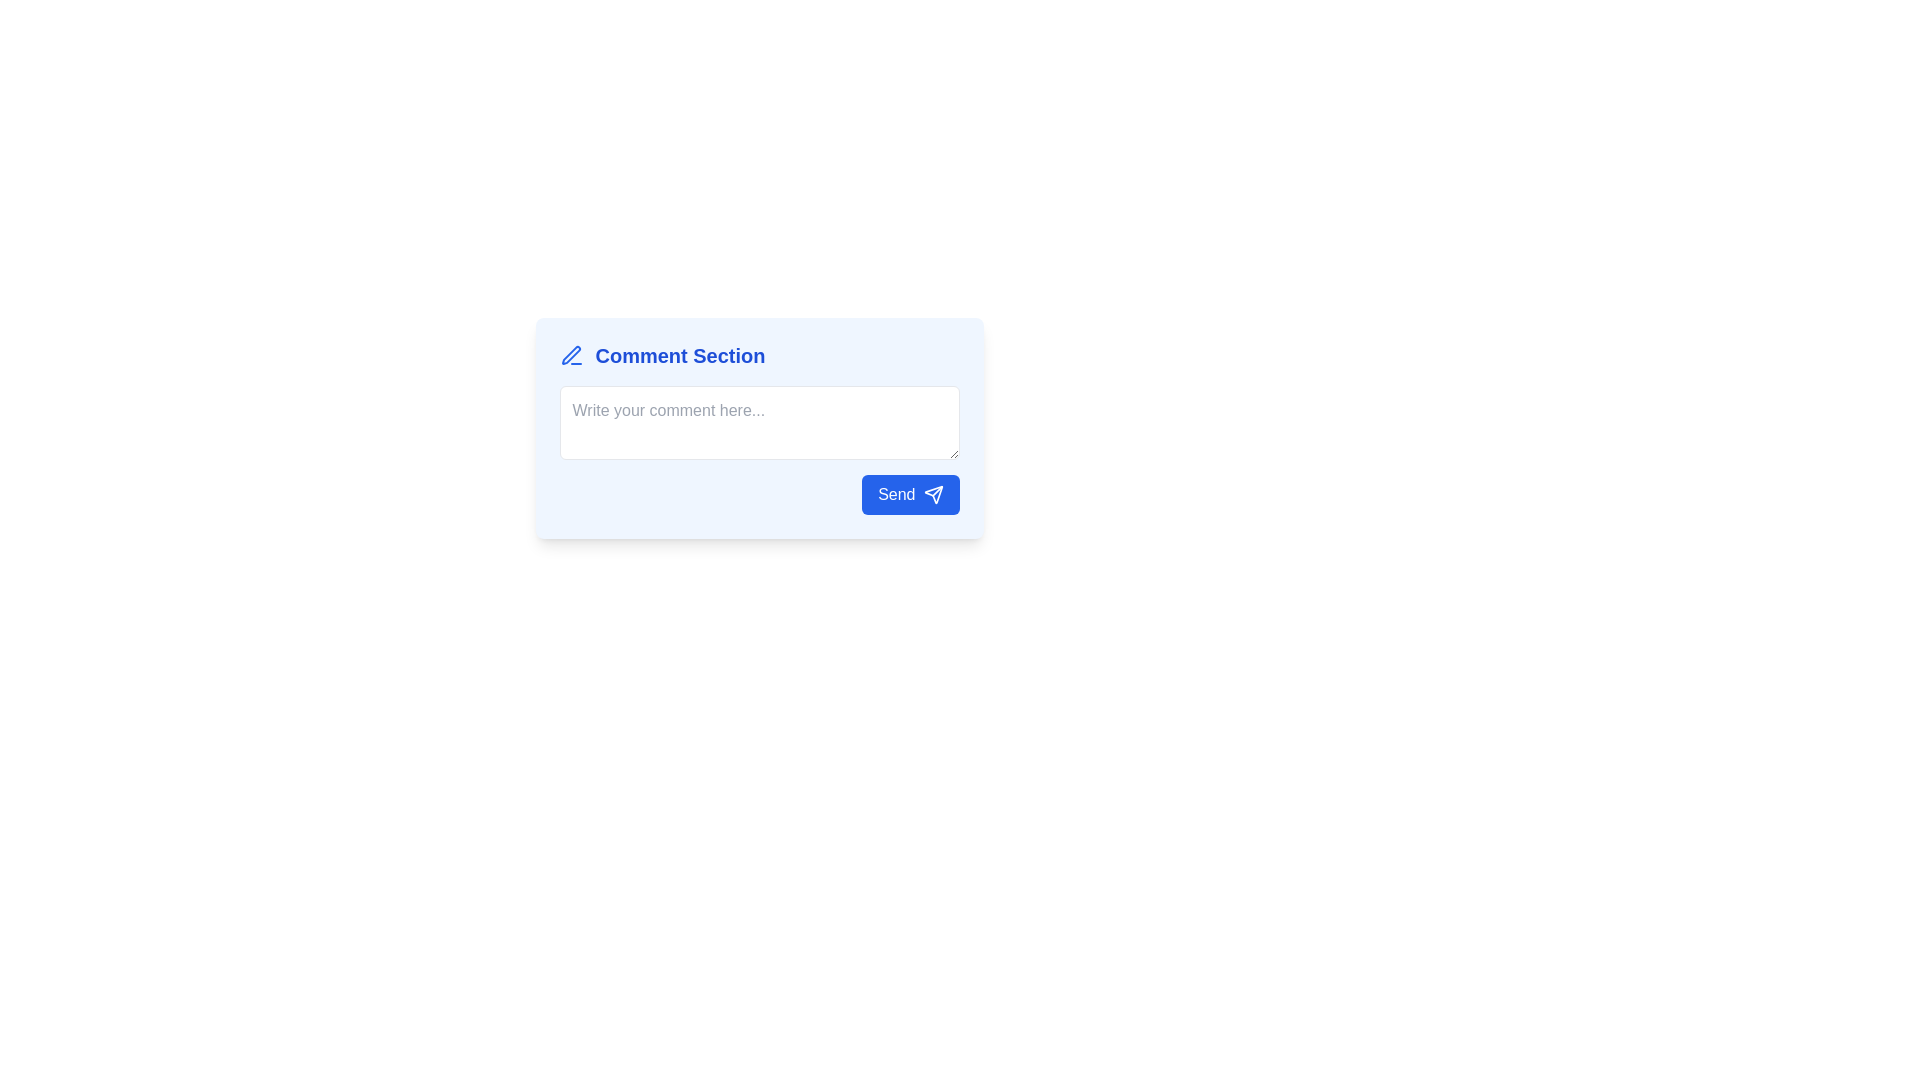 This screenshot has height=1080, width=1920. Describe the element at coordinates (758, 427) in the screenshot. I see `inside the comment input field of the comment submission interface` at that location.